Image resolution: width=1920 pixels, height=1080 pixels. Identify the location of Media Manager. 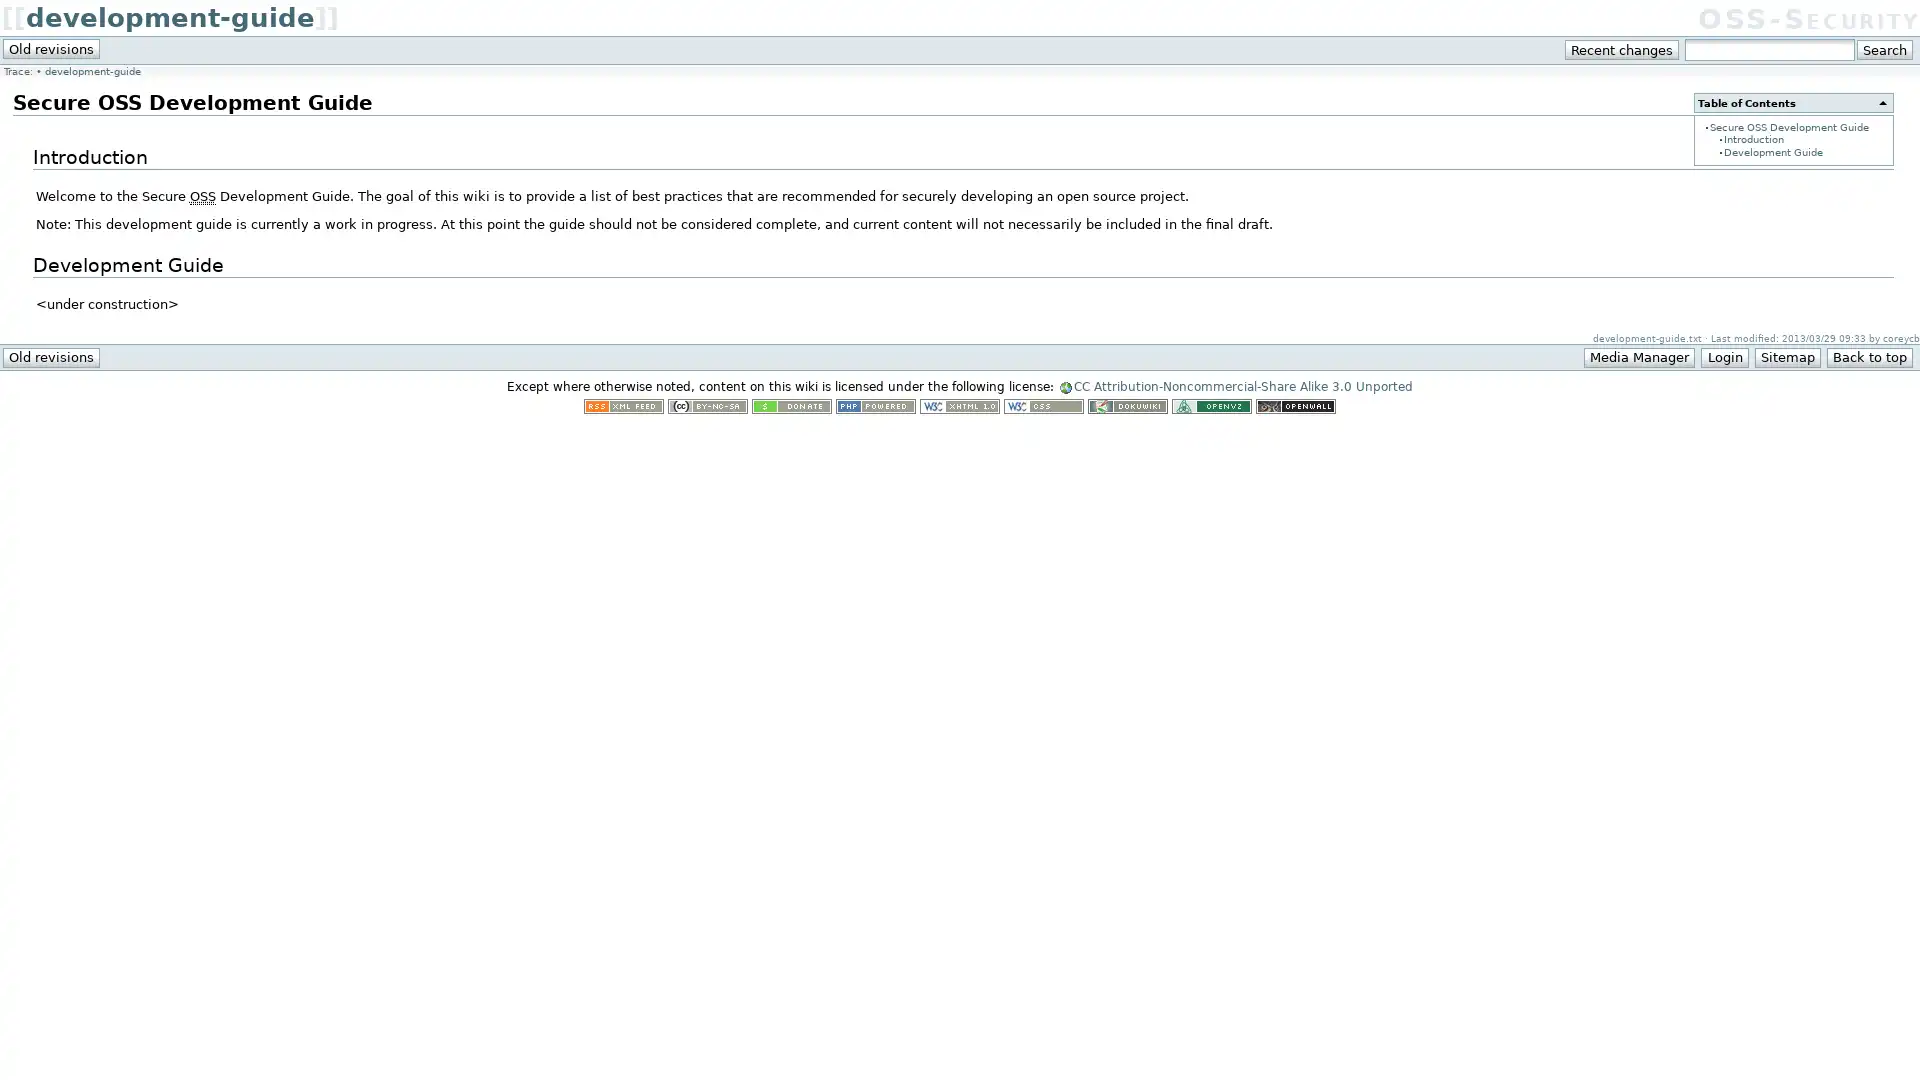
(1639, 356).